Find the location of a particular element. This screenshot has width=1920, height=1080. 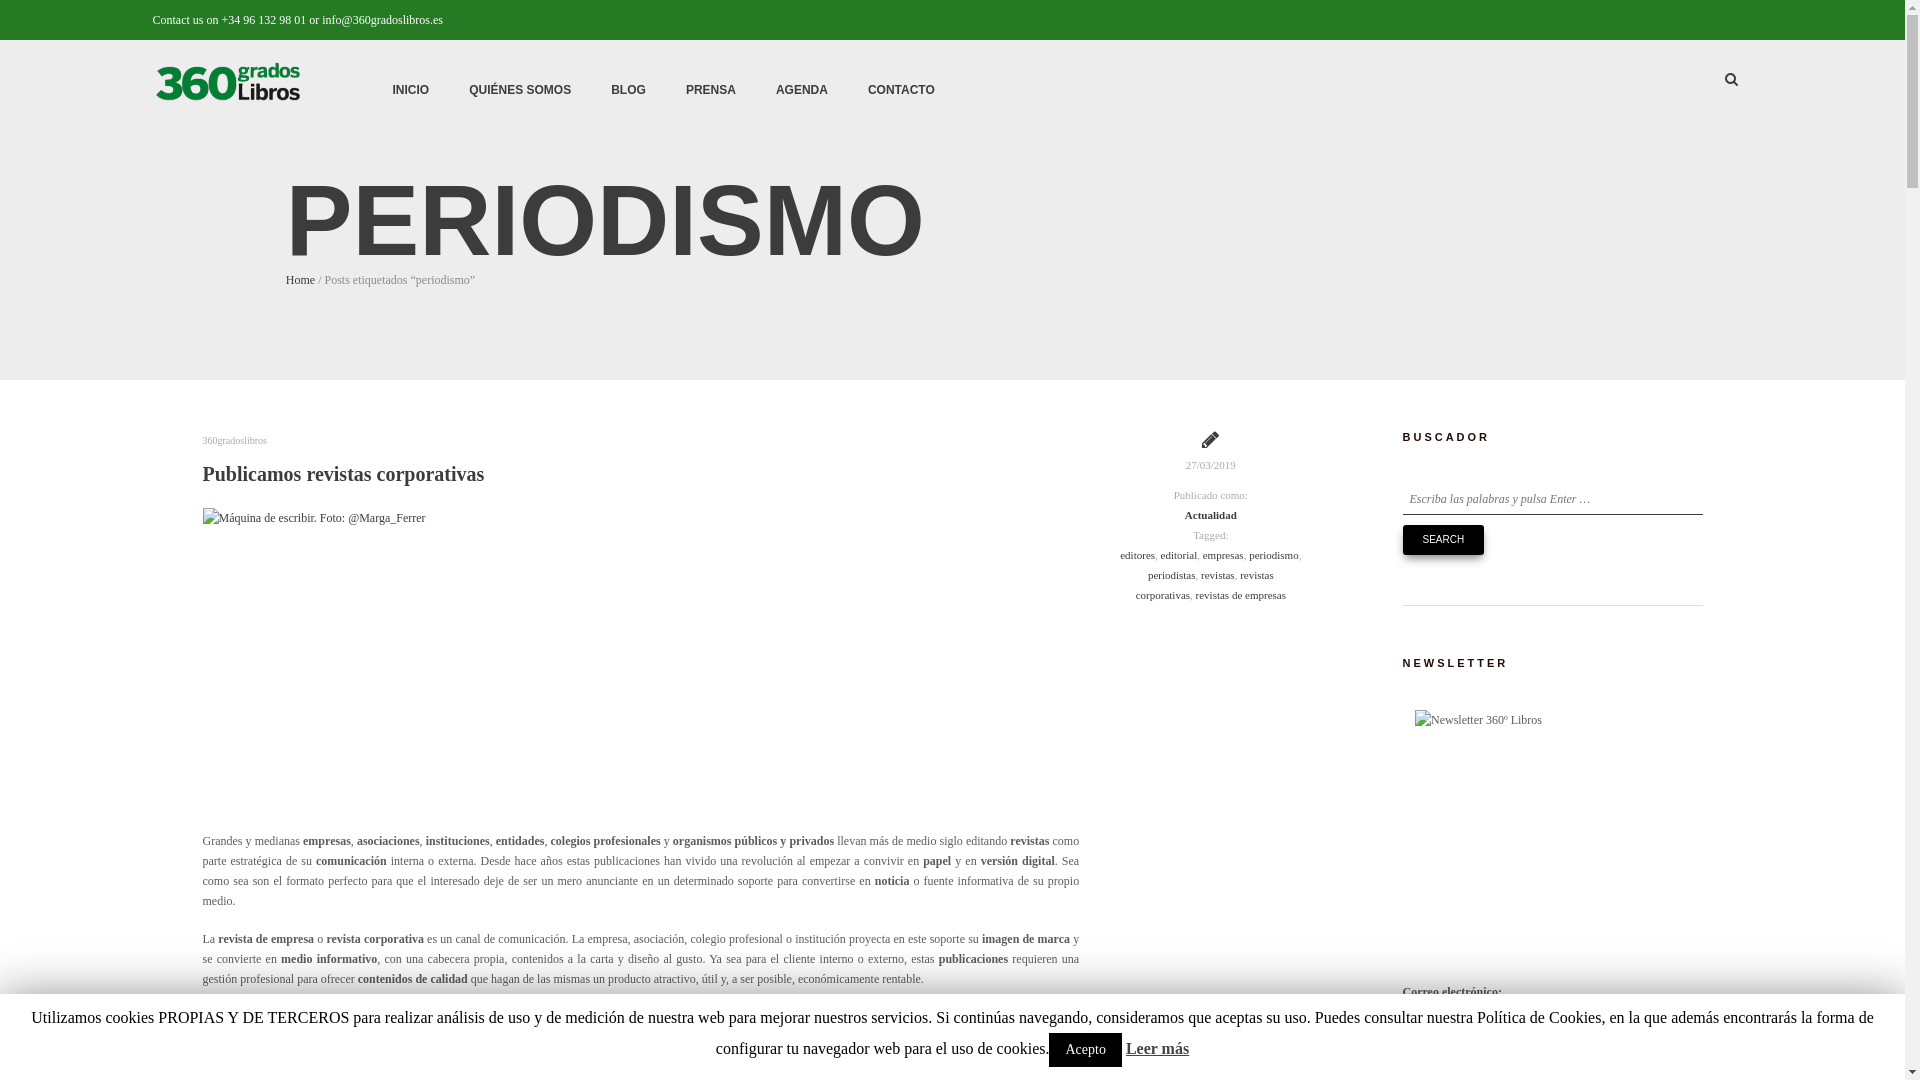

'periodismo' is located at coordinates (1272, 555).